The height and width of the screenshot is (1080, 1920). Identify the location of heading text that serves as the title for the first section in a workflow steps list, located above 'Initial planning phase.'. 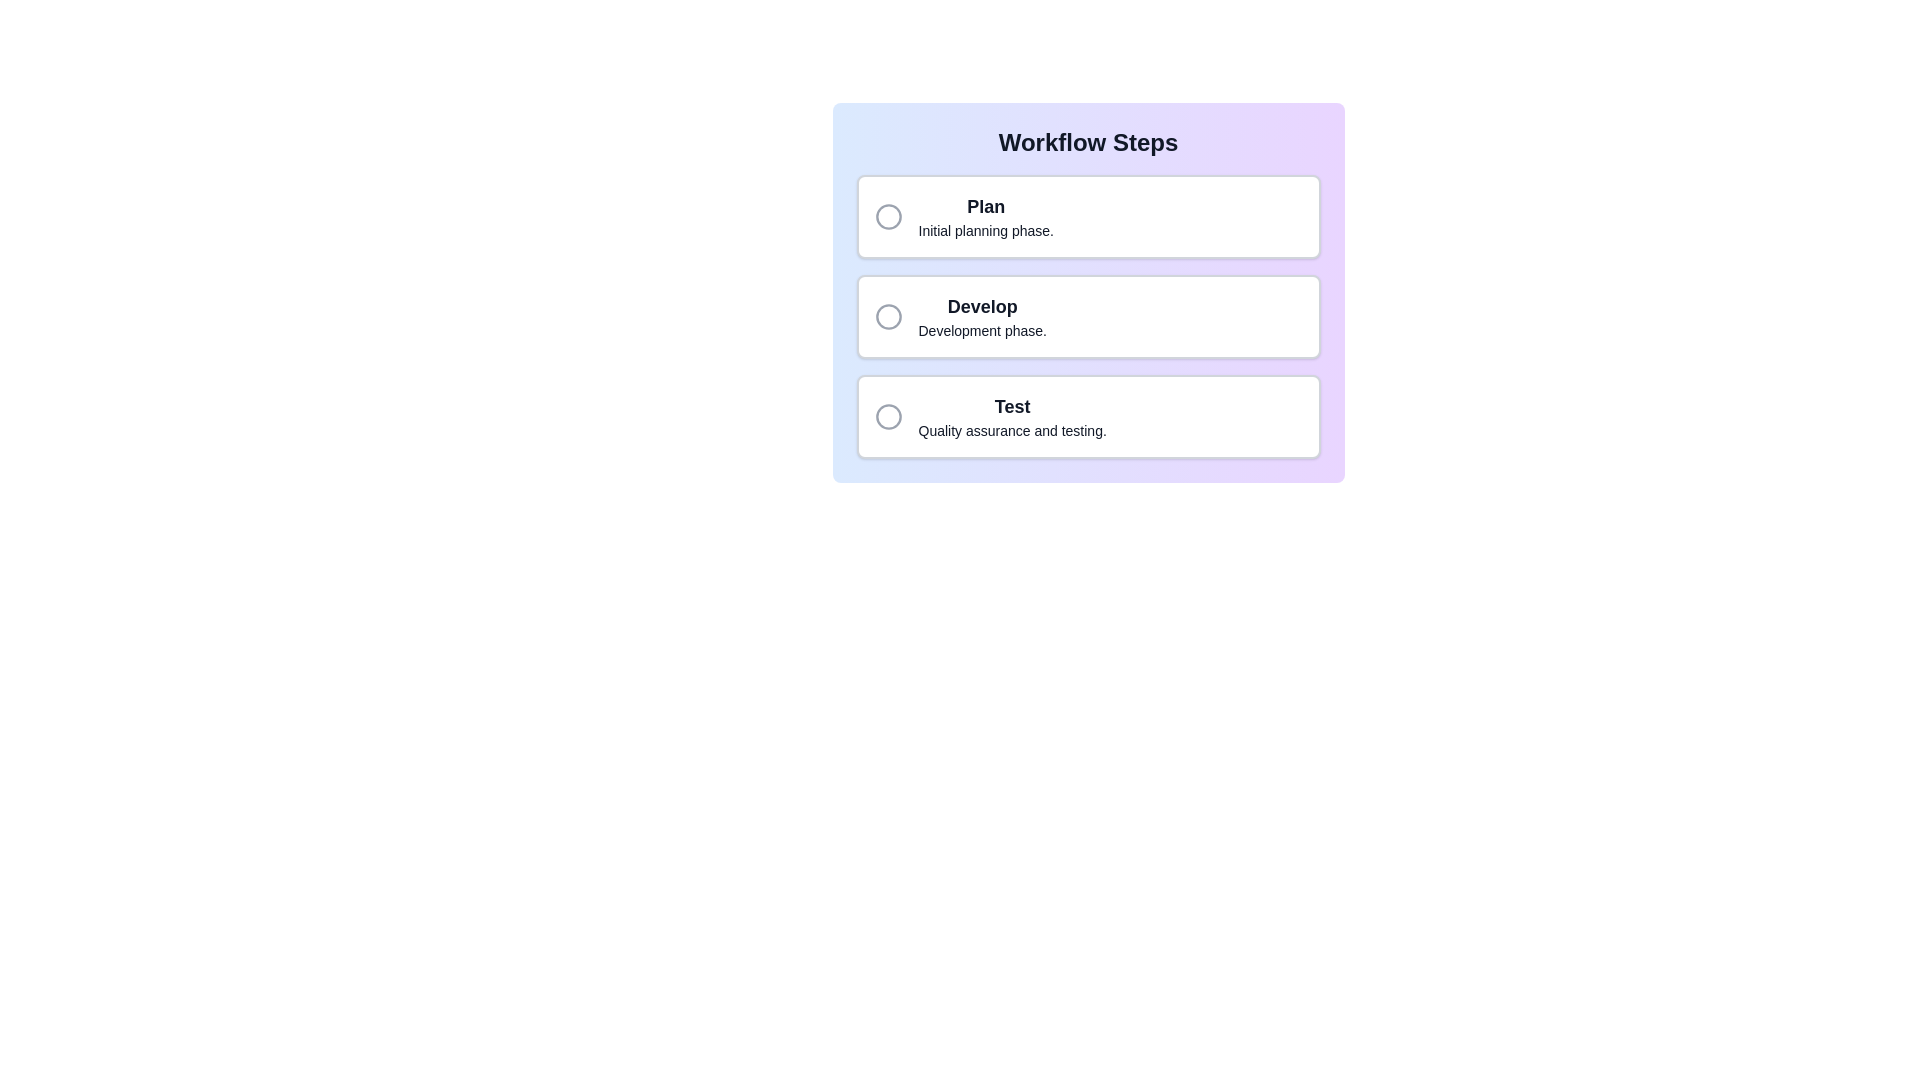
(986, 207).